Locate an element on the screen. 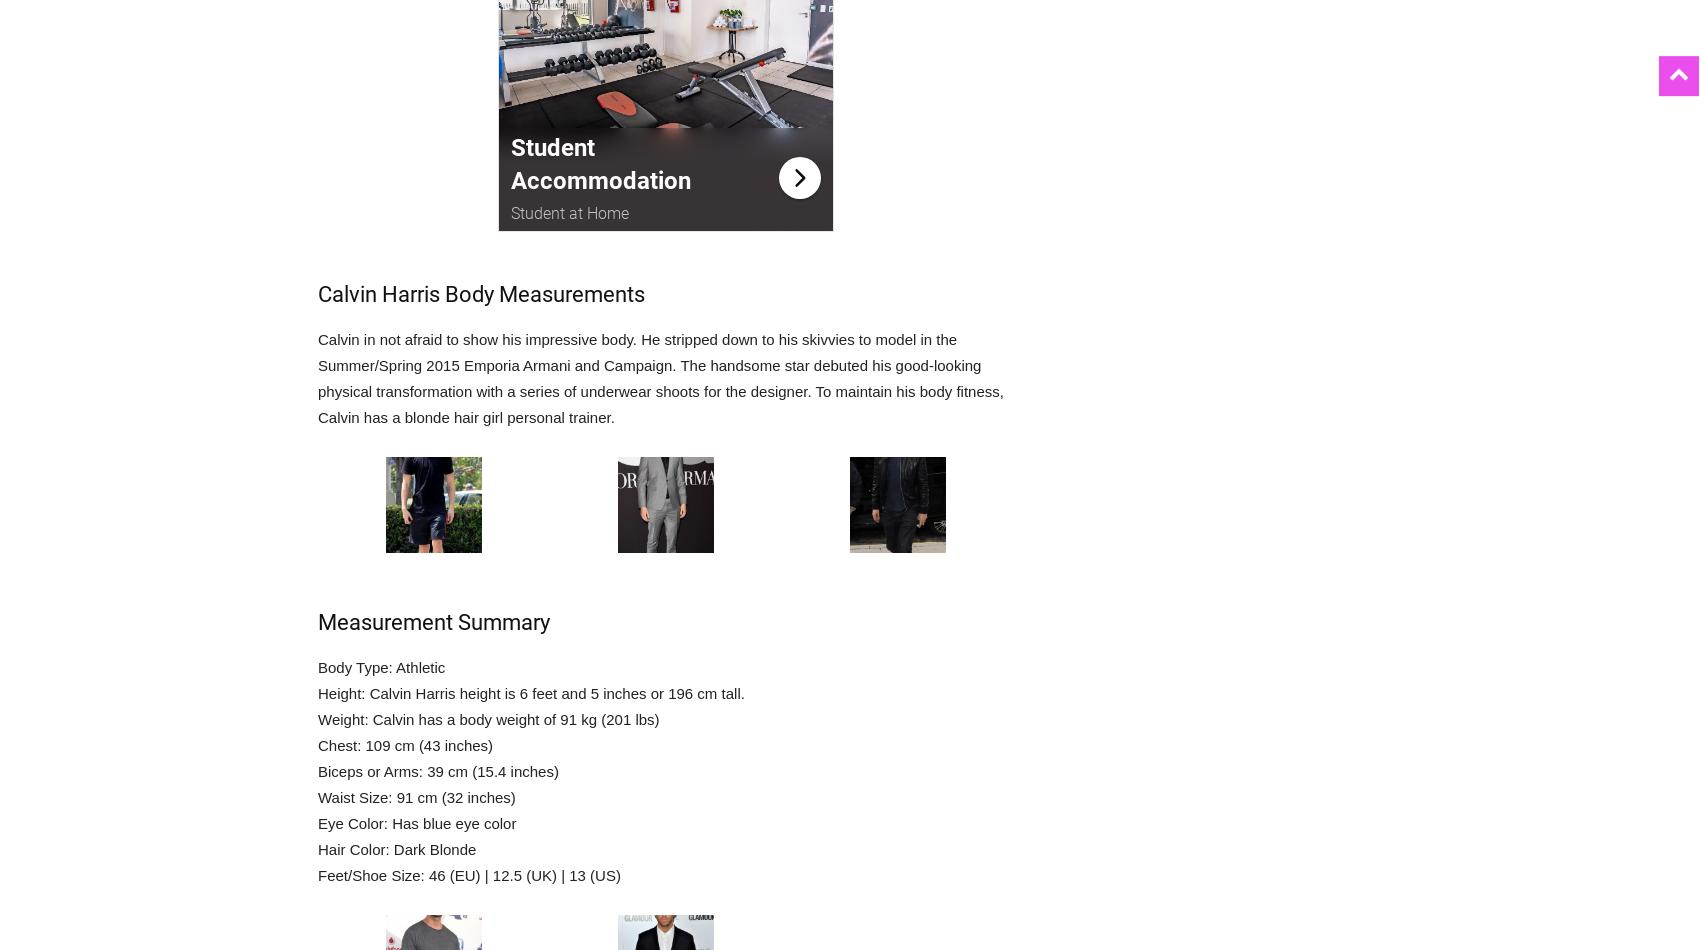 This screenshot has width=1704, height=950. 'Feet/Shoe Size: 46 (EU) | 12.5 (UK) | 13 (US)' is located at coordinates (468, 874).